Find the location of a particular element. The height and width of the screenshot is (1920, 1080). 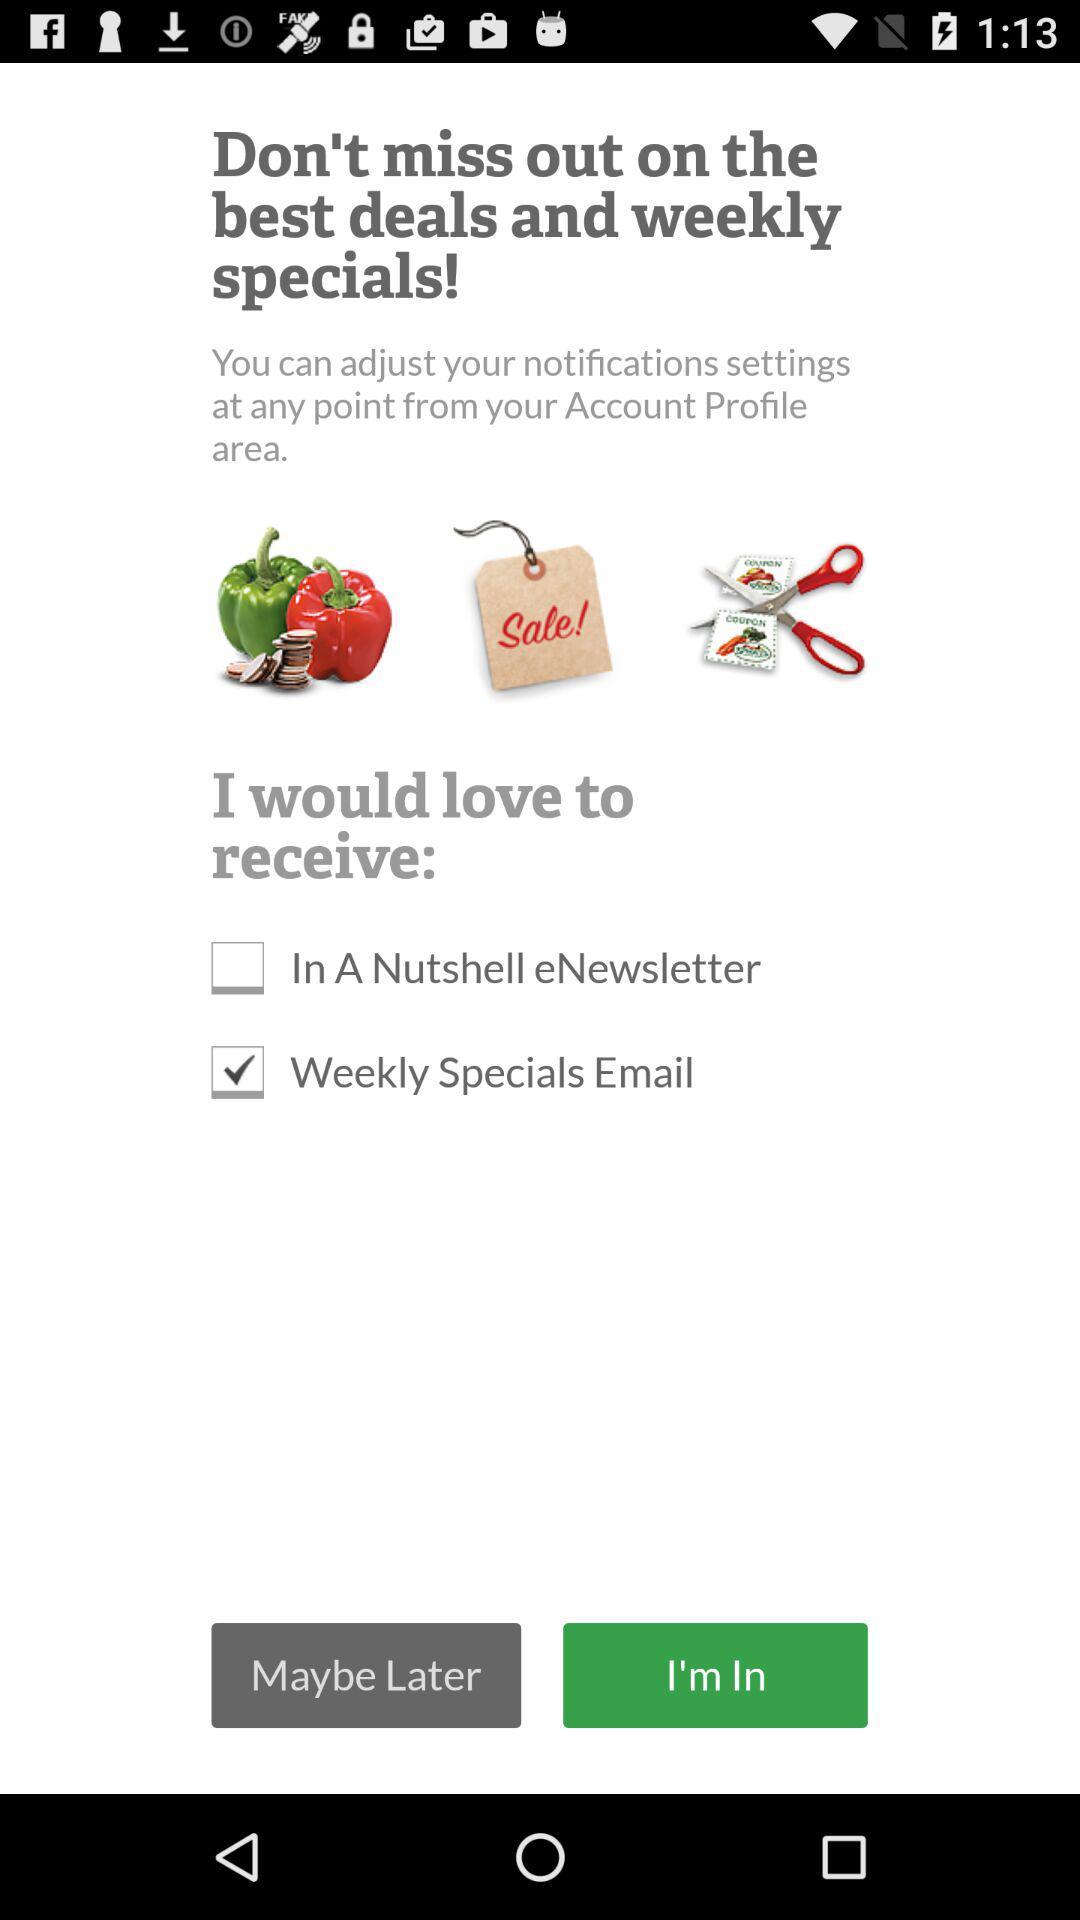

the icon next to i'm in icon is located at coordinates (366, 1675).